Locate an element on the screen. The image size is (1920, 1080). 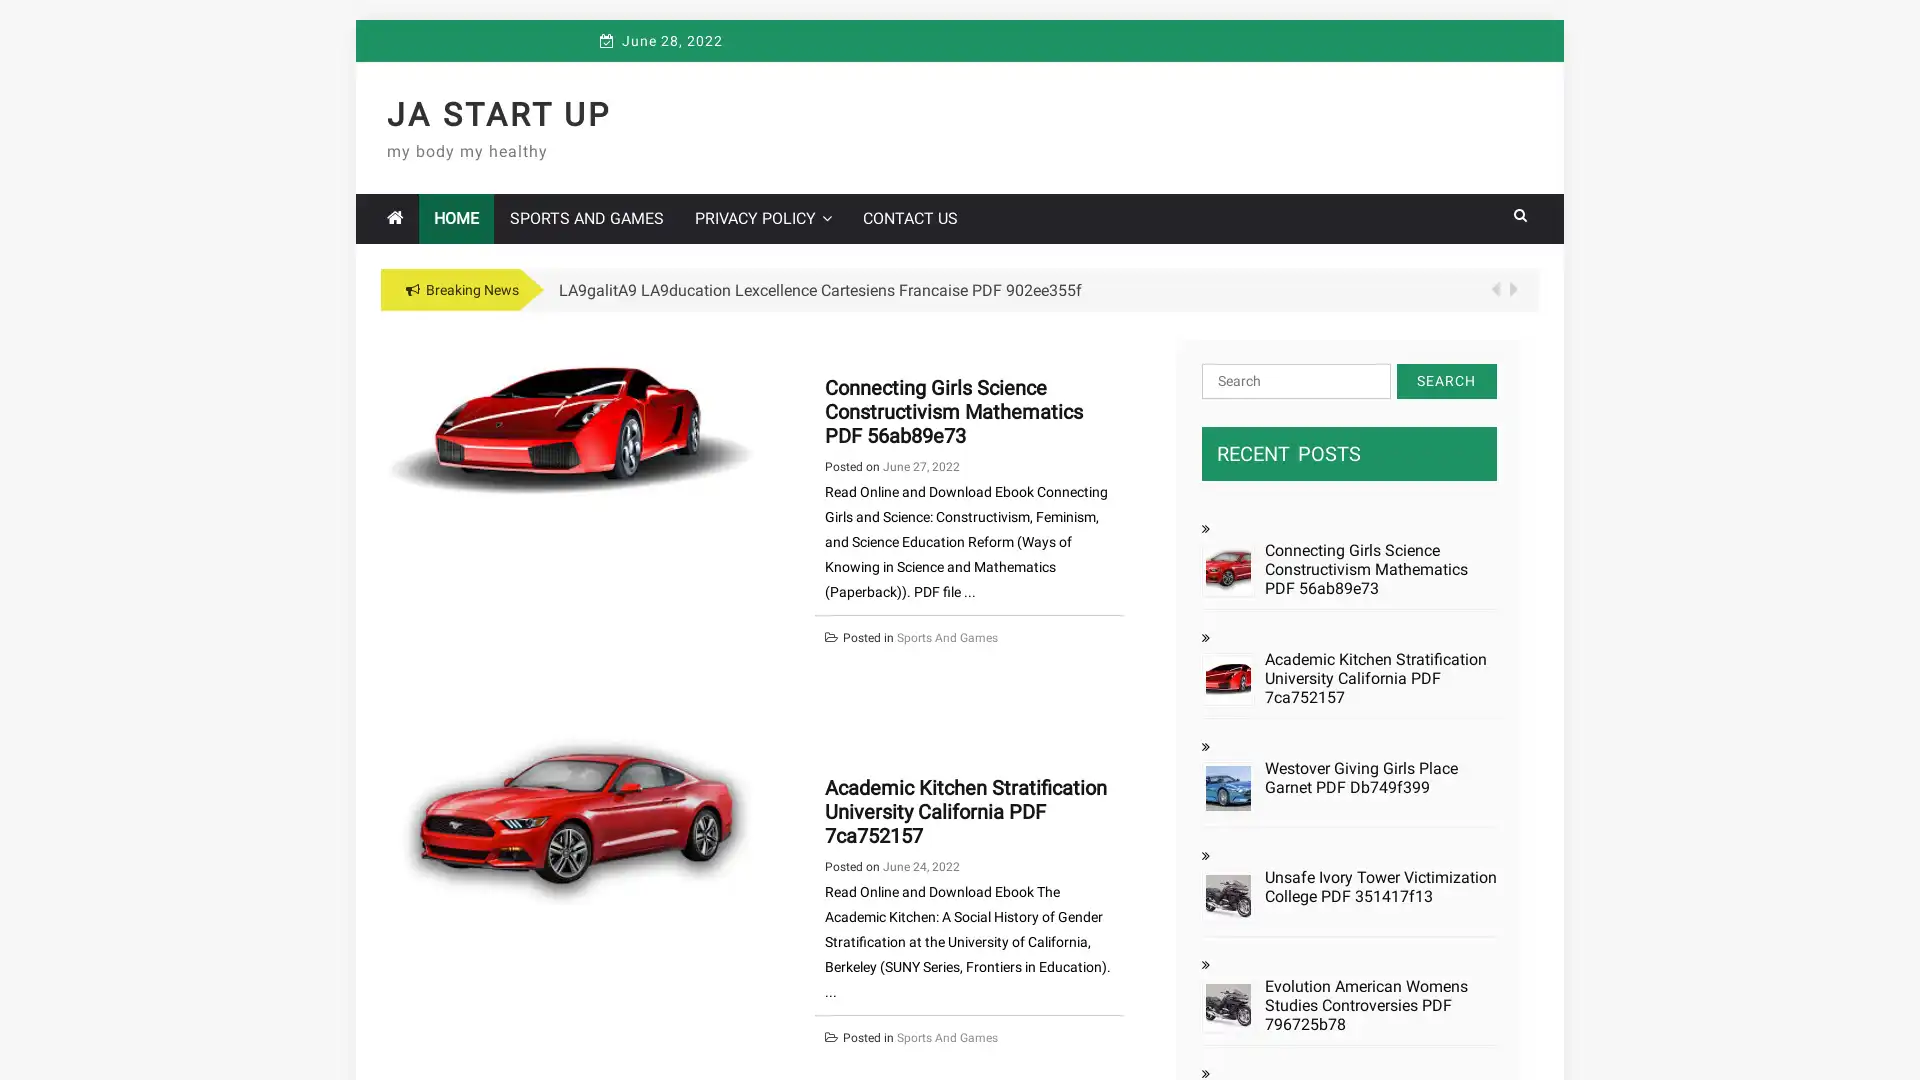
Search is located at coordinates (1445, 380).